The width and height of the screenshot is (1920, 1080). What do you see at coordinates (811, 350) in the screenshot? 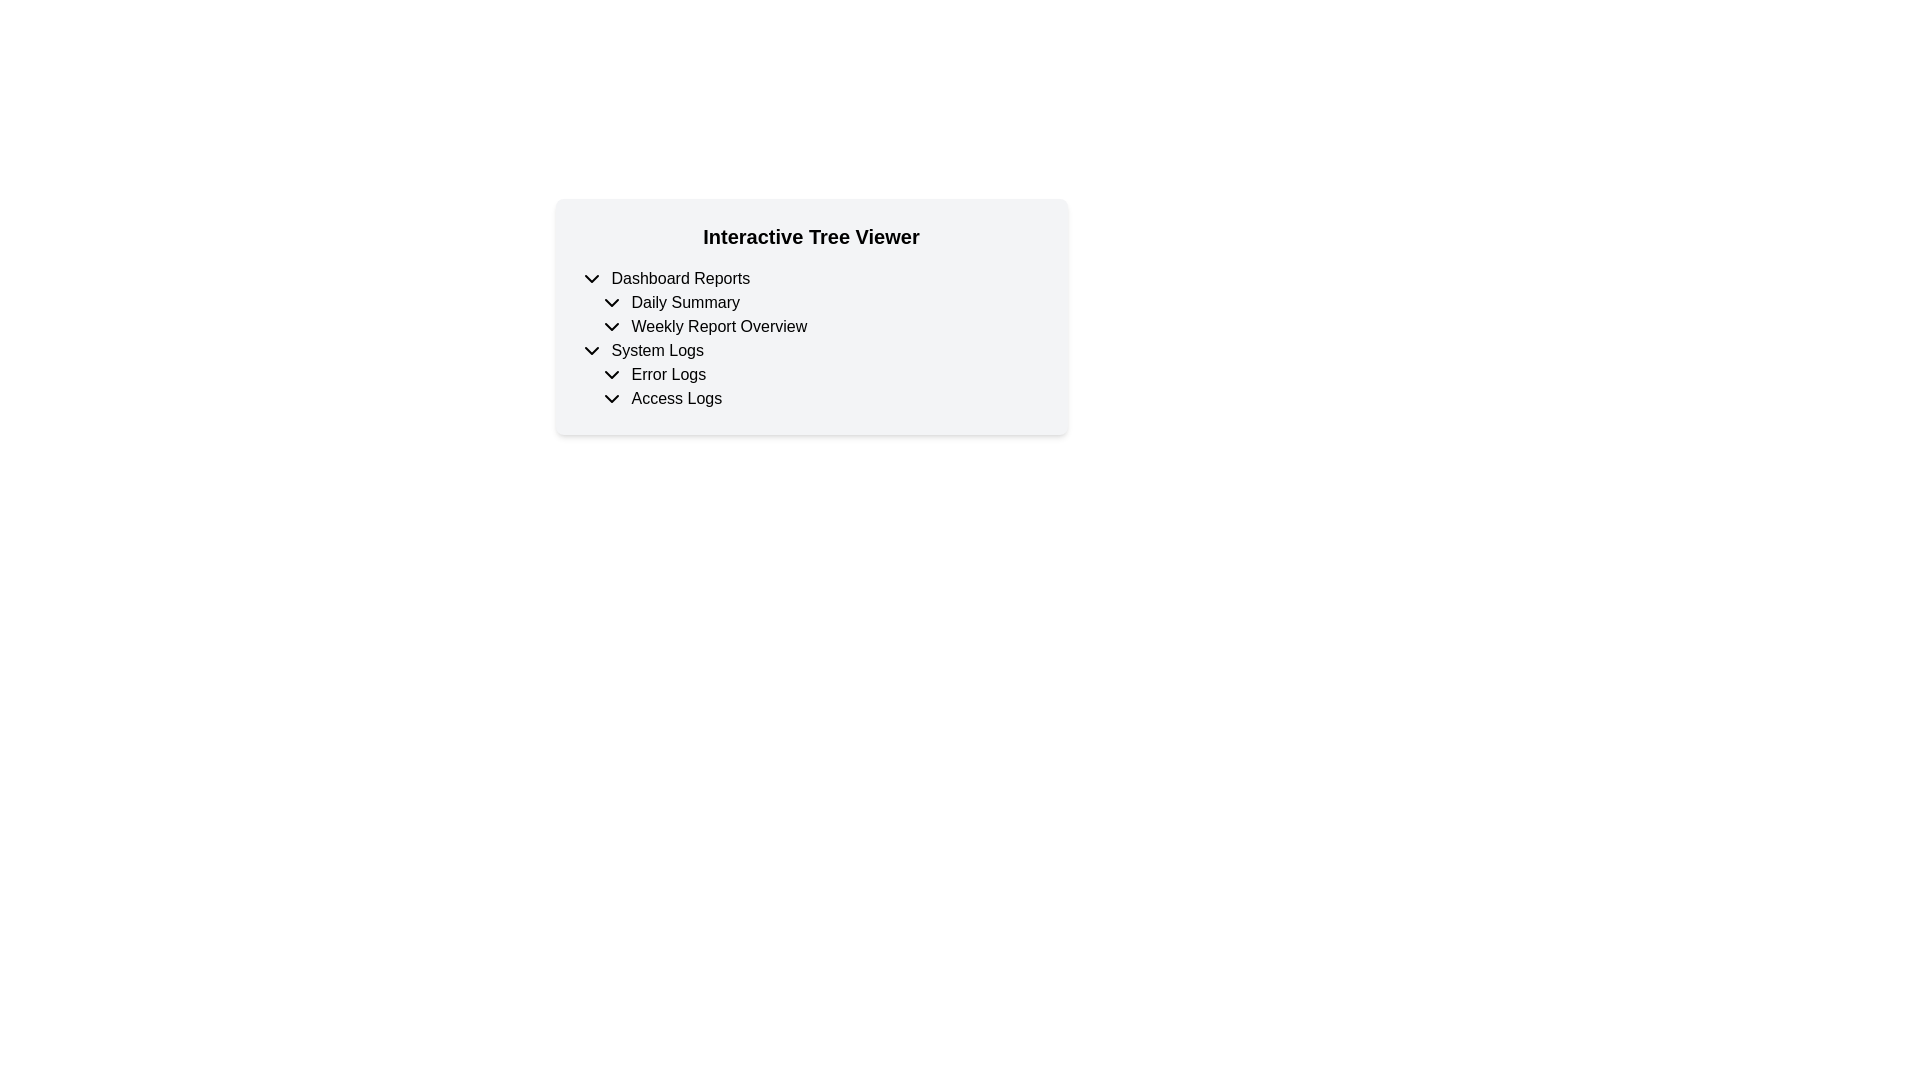
I see `the first Collapsible Tree Node in the Weekly Report Overview section to trigger the highlight effect` at bounding box center [811, 350].